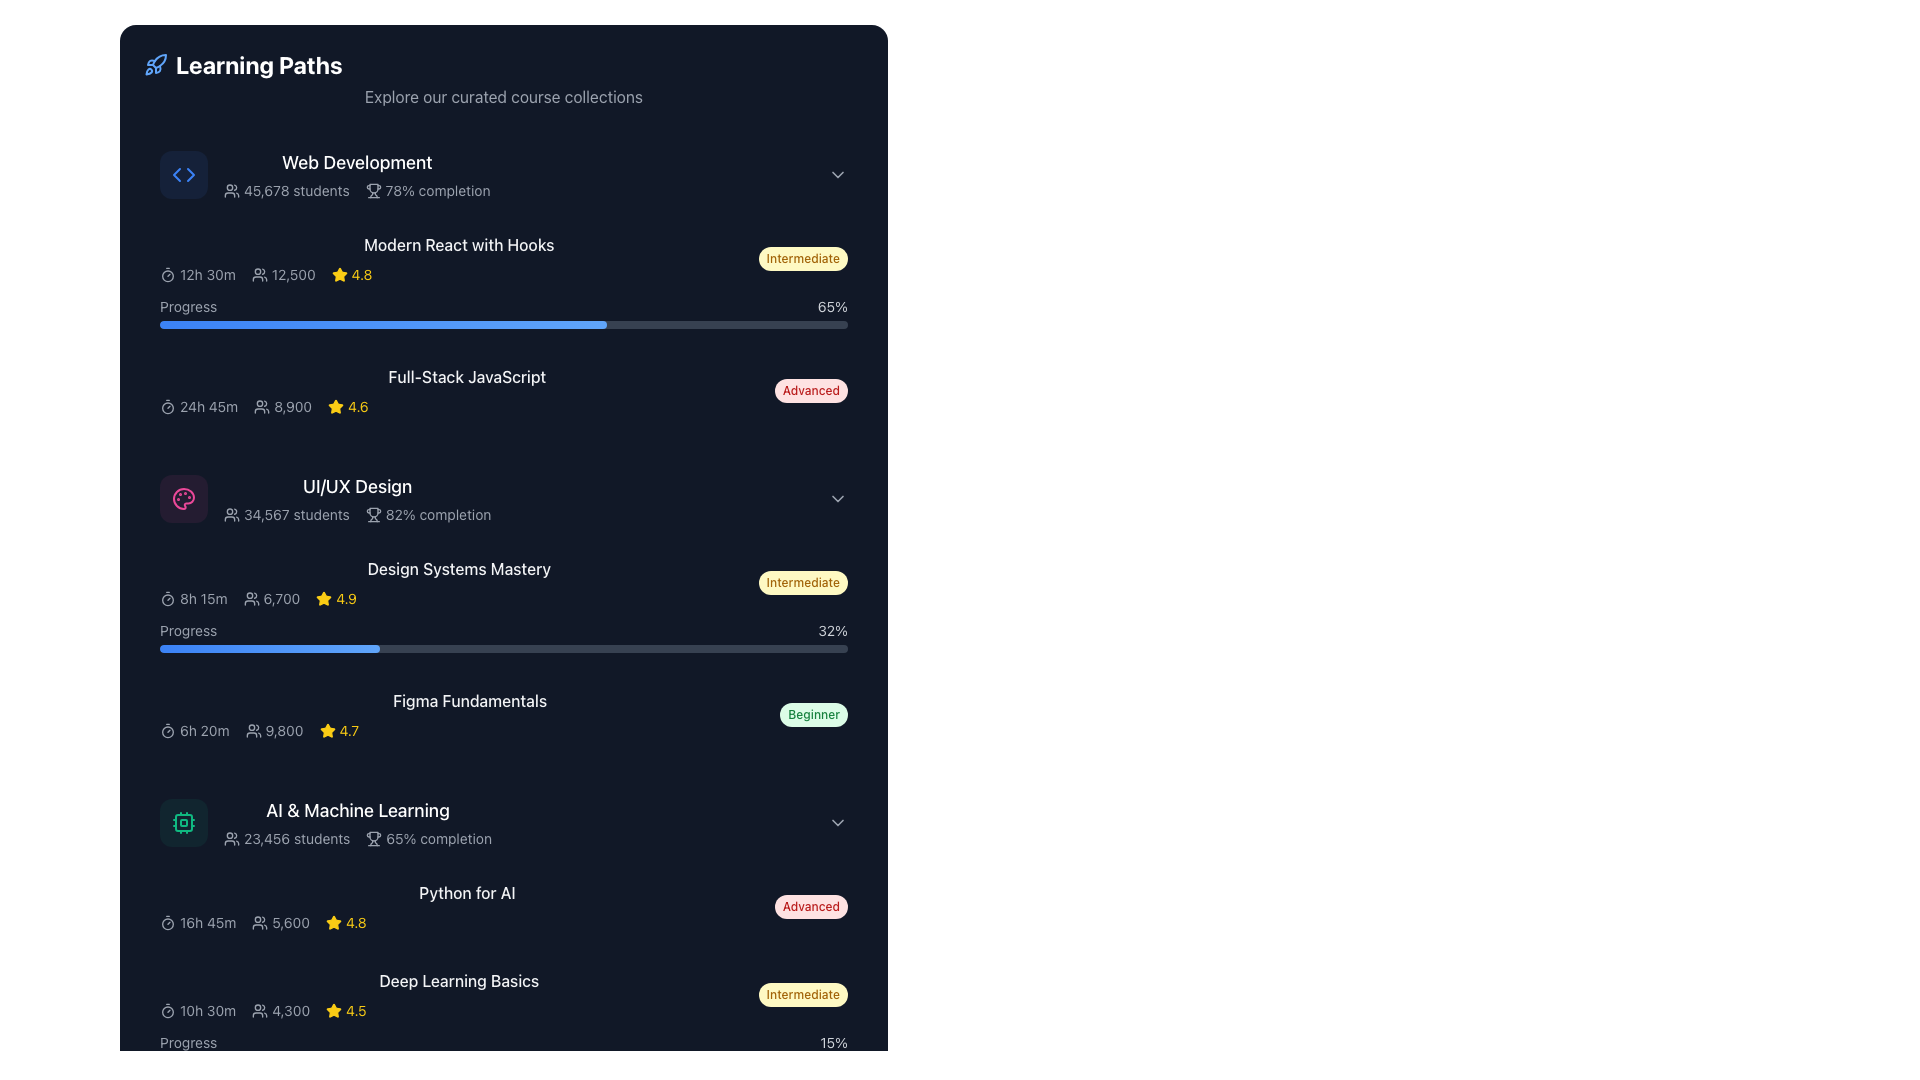 Image resolution: width=1920 pixels, height=1080 pixels. What do you see at coordinates (193, 597) in the screenshot?
I see `the Time indicator element that displays the estimated duration of the 'Design Systems Mastery' course, located at the beginning of the horizontal group below the course section` at bounding box center [193, 597].